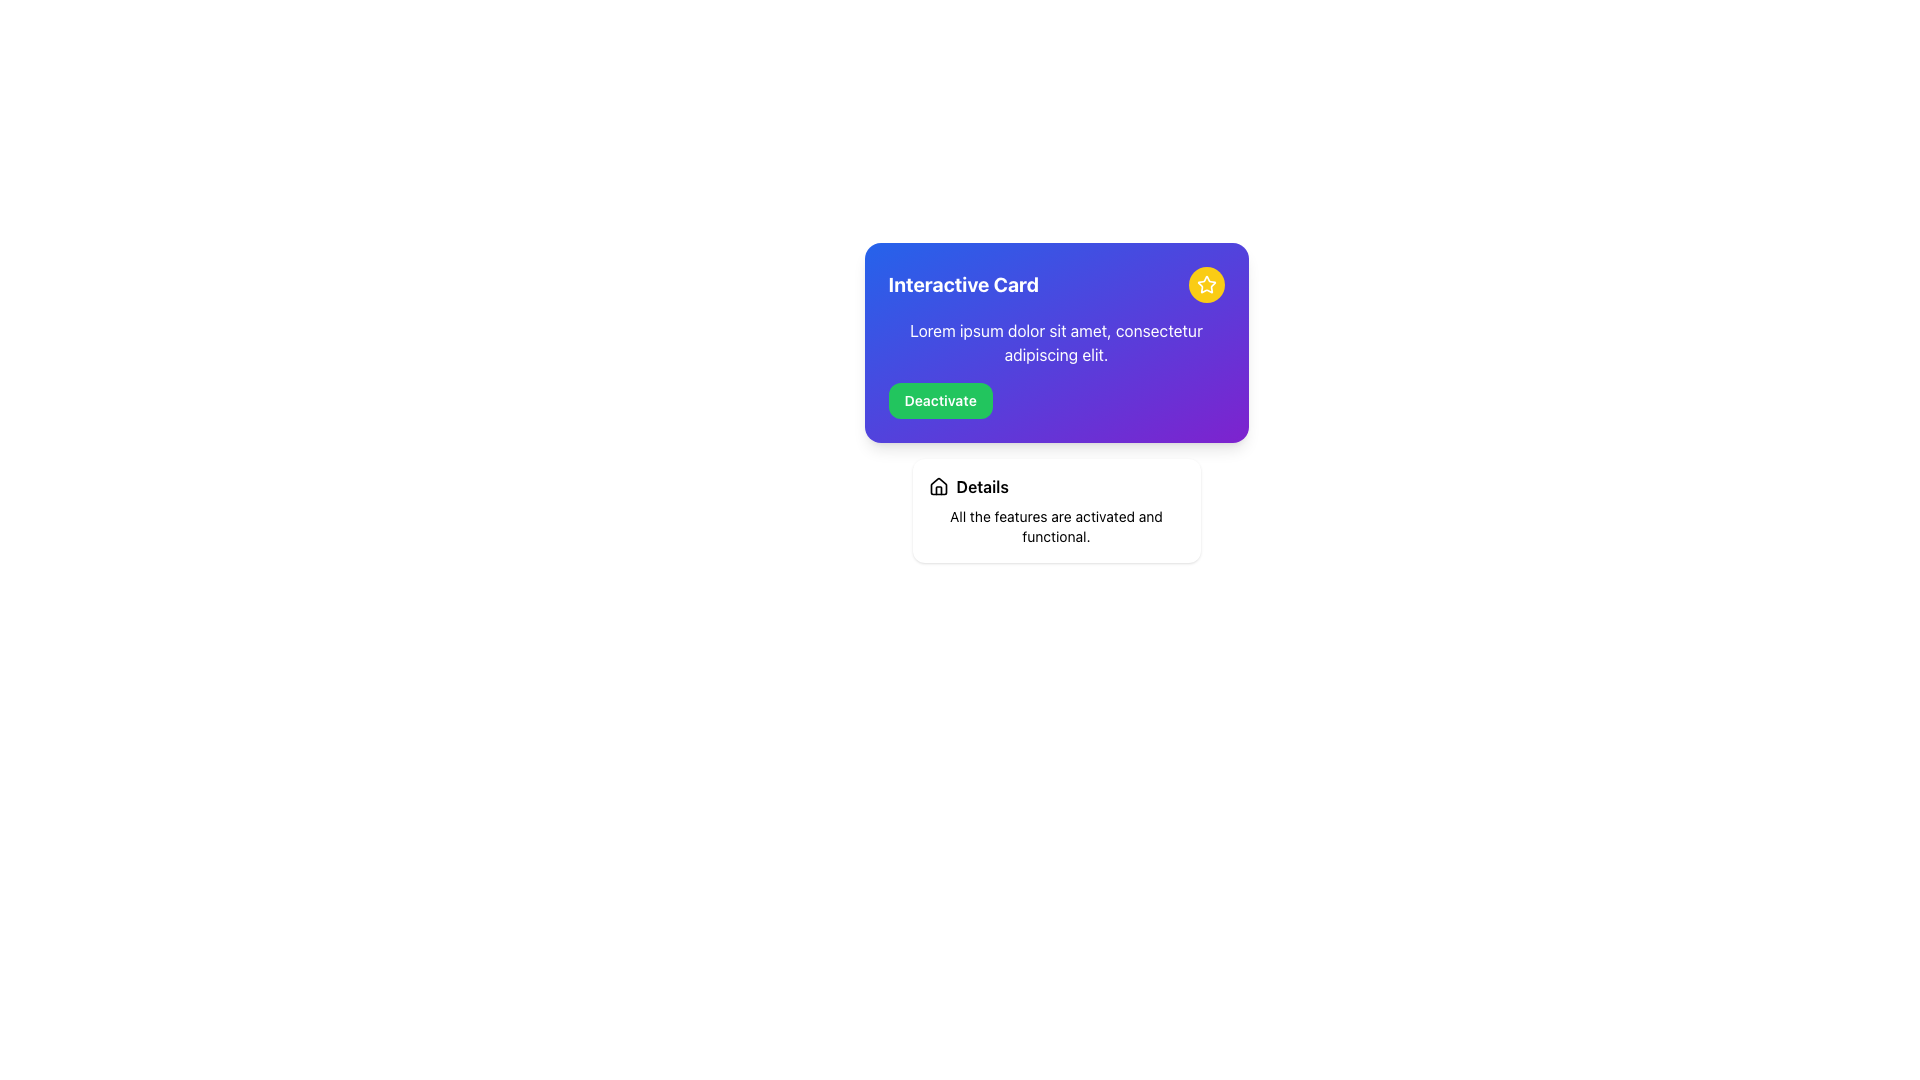 This screenshot has height=1080, width=1920. Describe the element at coordinates (1205, 285) in the screenshot. I see `the circular yellow button with a white star icon located in the top-right corner of the 'Interactive Card' panel for keyboard interaction` at that location.